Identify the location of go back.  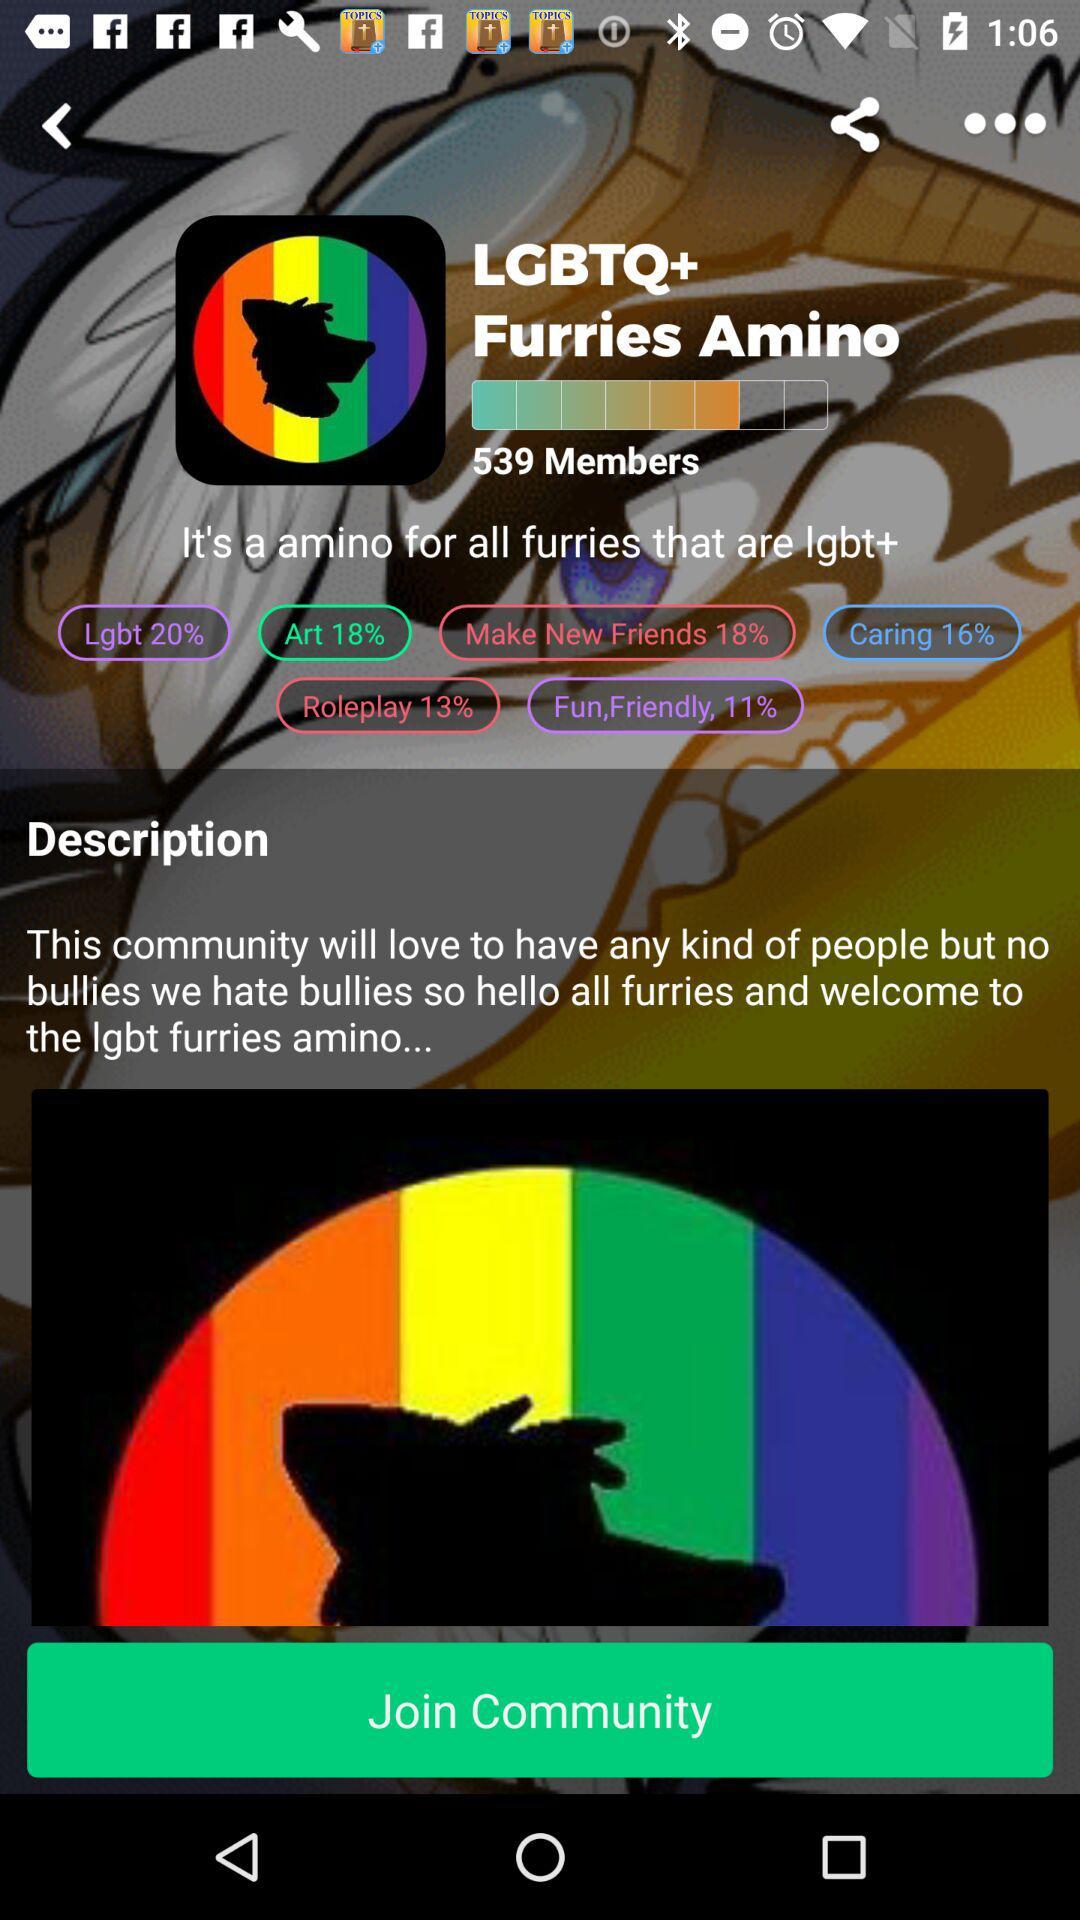
(59, 124).